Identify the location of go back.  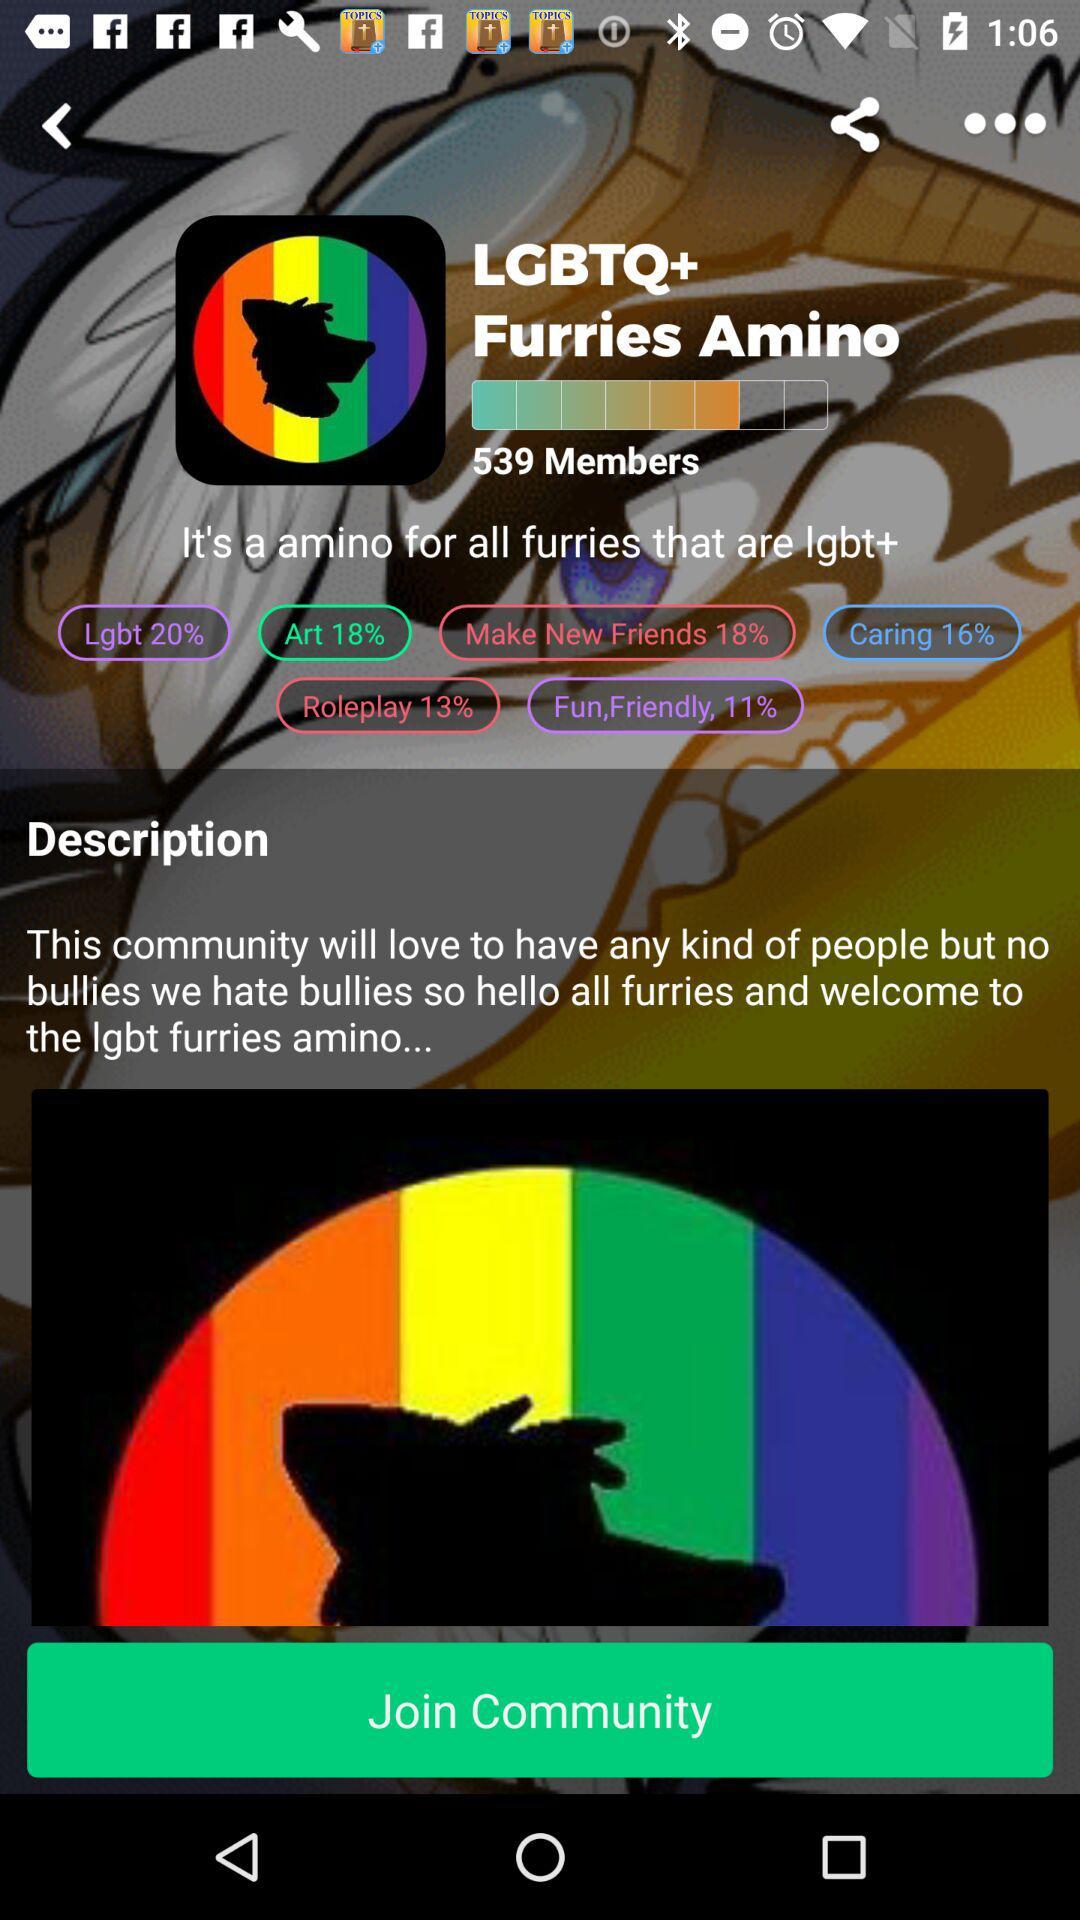
(59, 124).